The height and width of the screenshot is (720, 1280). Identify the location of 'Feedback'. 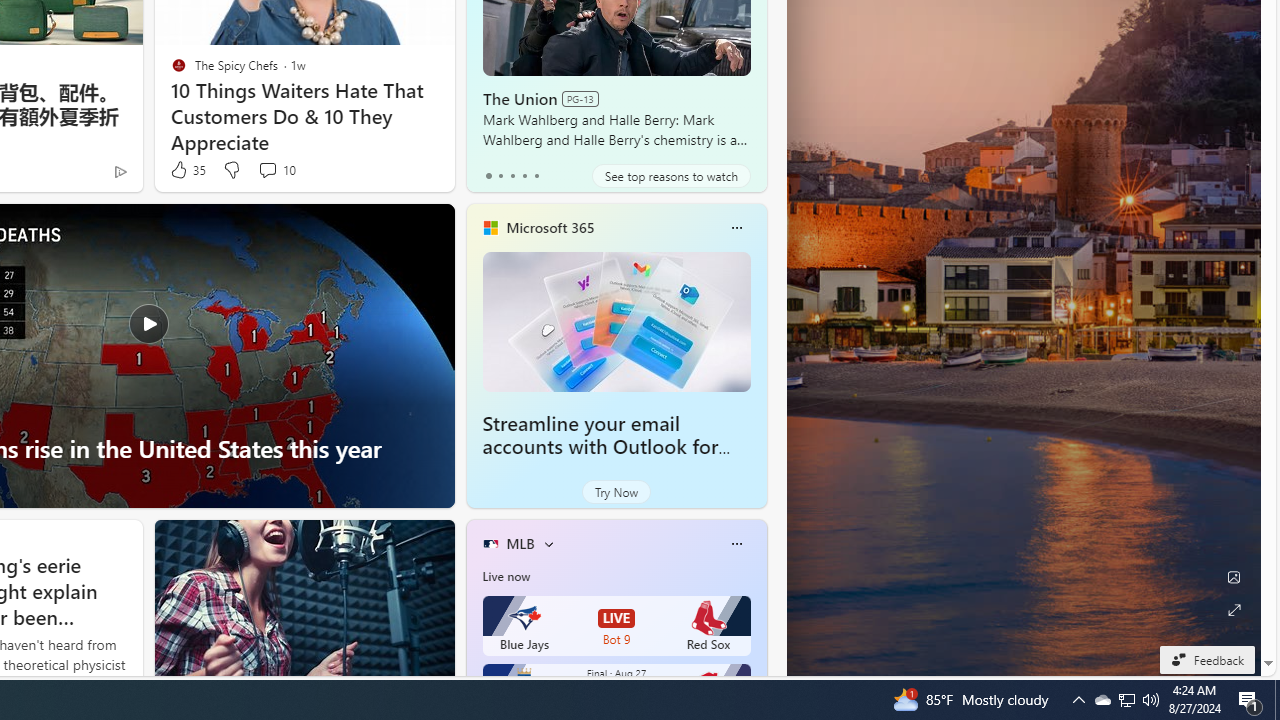
(1205, 659).